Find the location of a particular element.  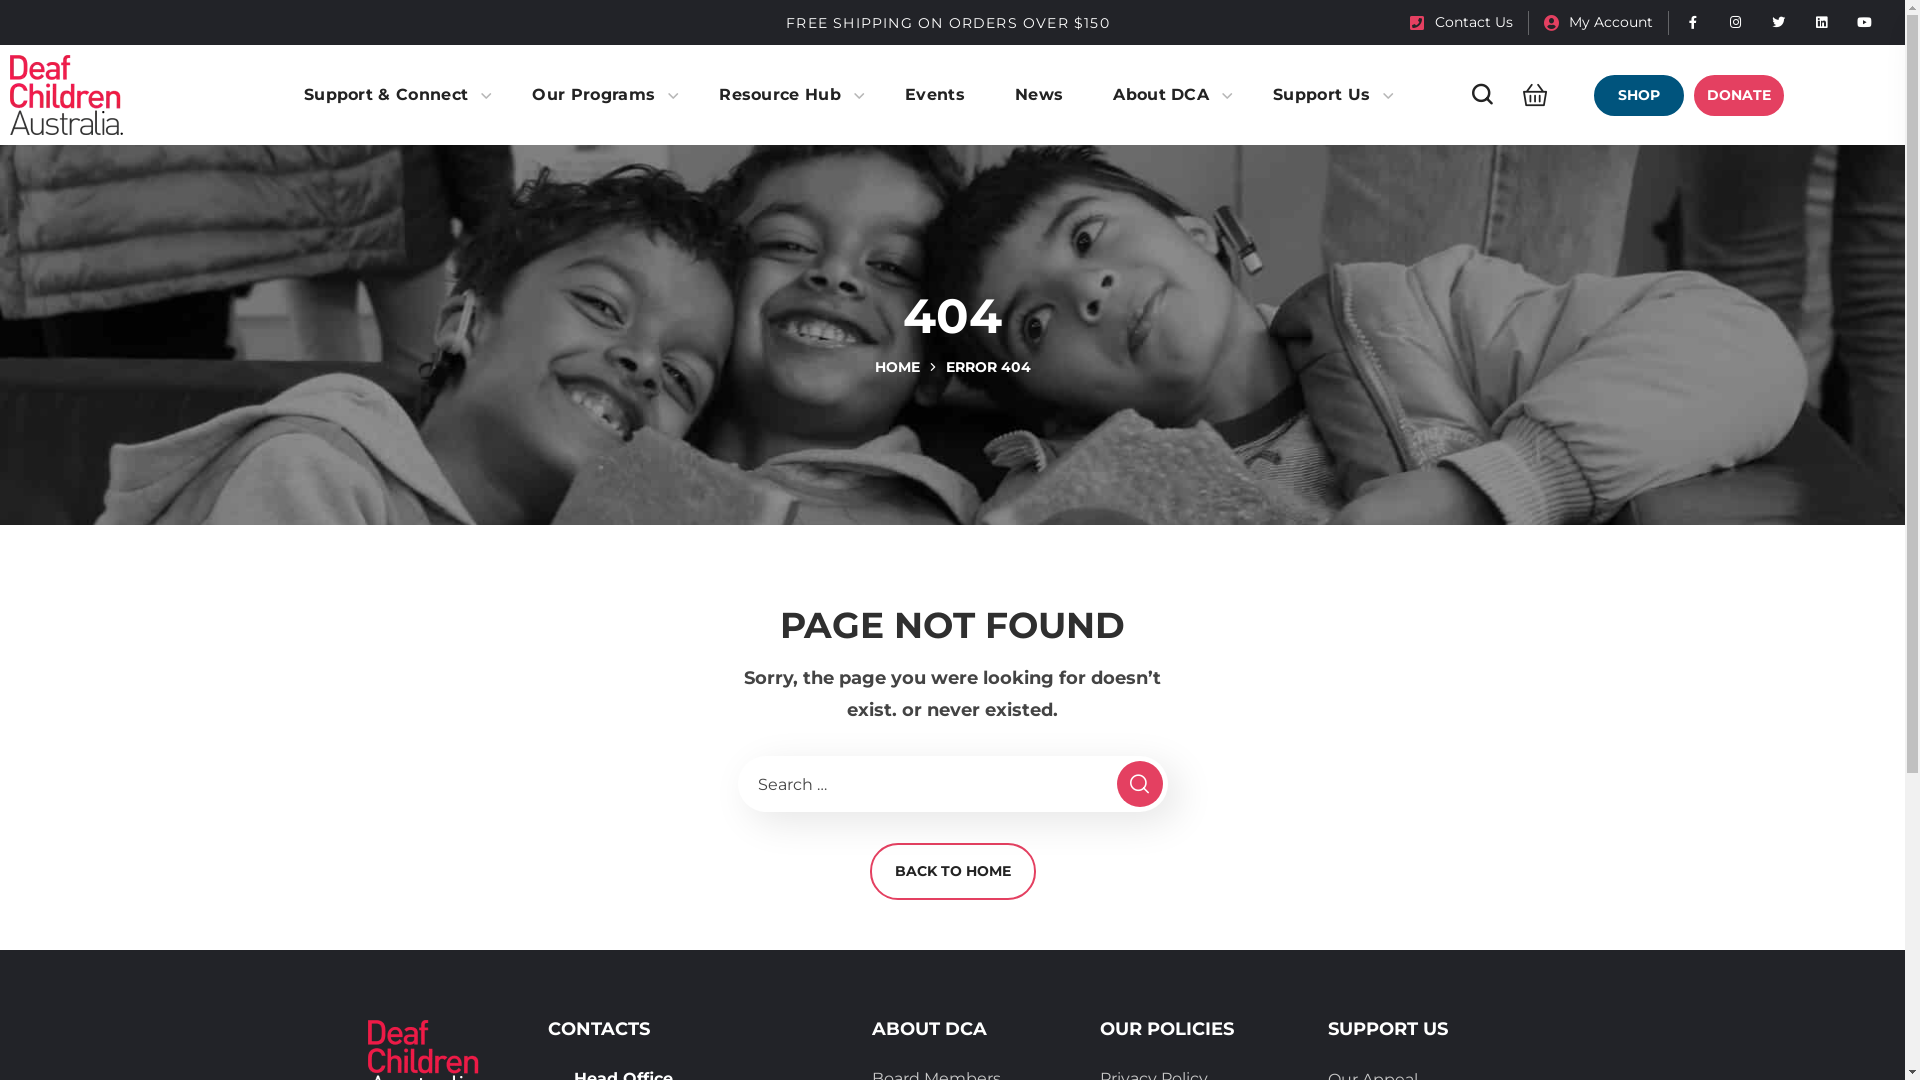

'DONATE' is located at coordinates (1737, 94).